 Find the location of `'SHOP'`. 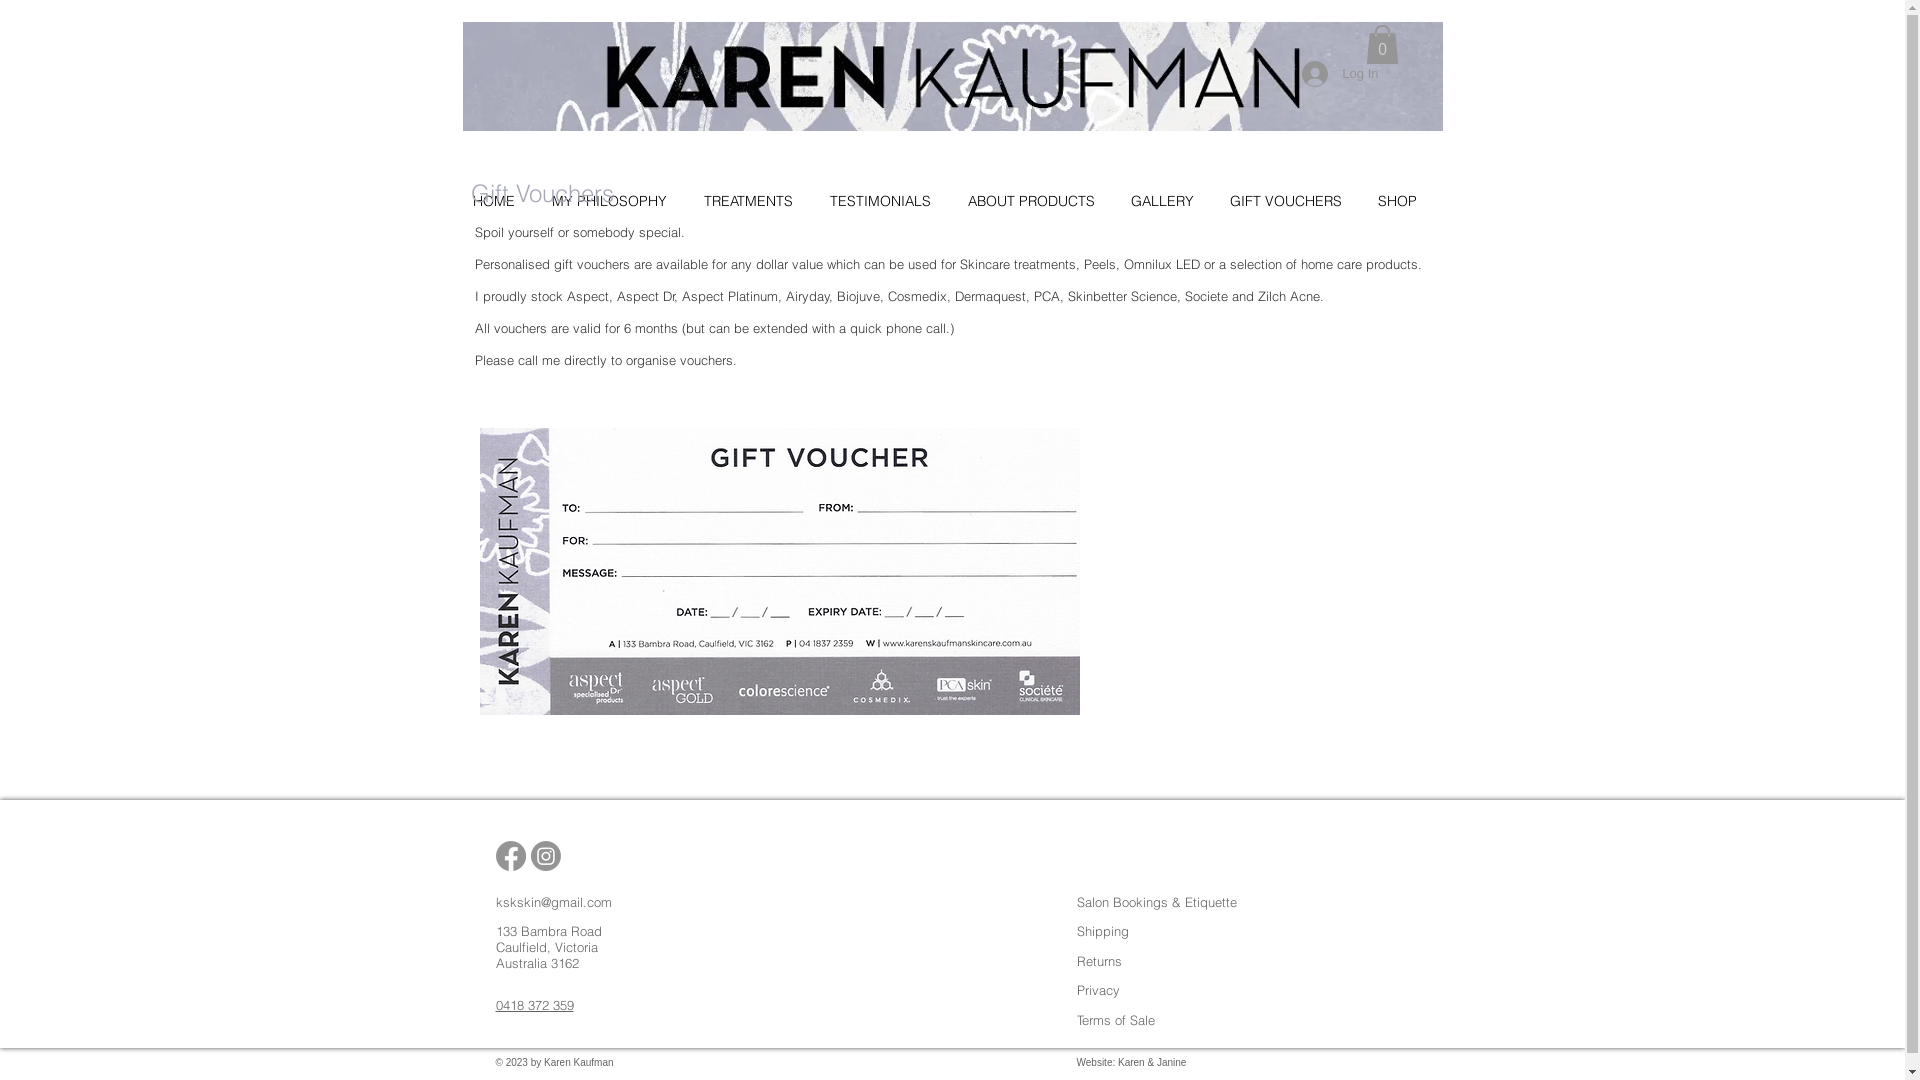

'SHOP' is located at coordinates (1404, 200).